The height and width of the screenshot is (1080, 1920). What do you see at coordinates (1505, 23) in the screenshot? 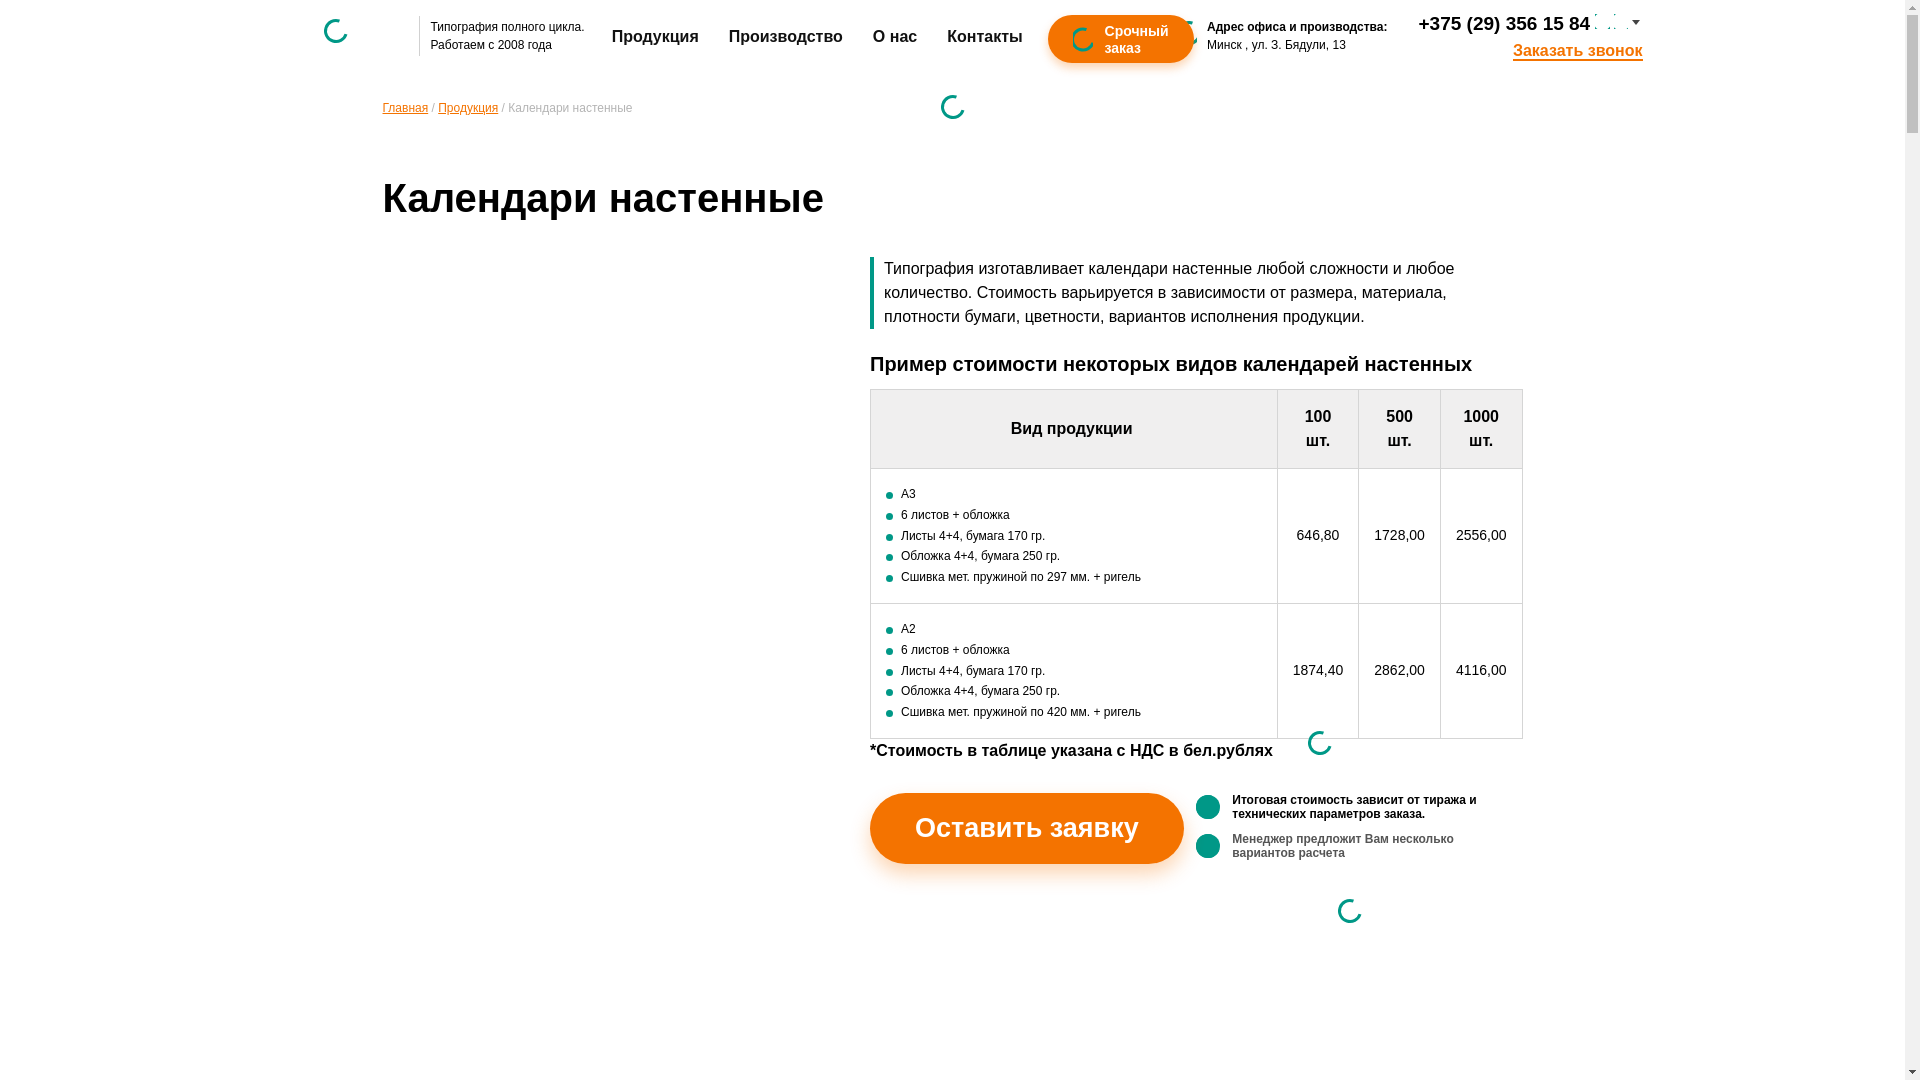
I see `'+375 (29) 356 15 84'` at bounding box center [1505, 23].